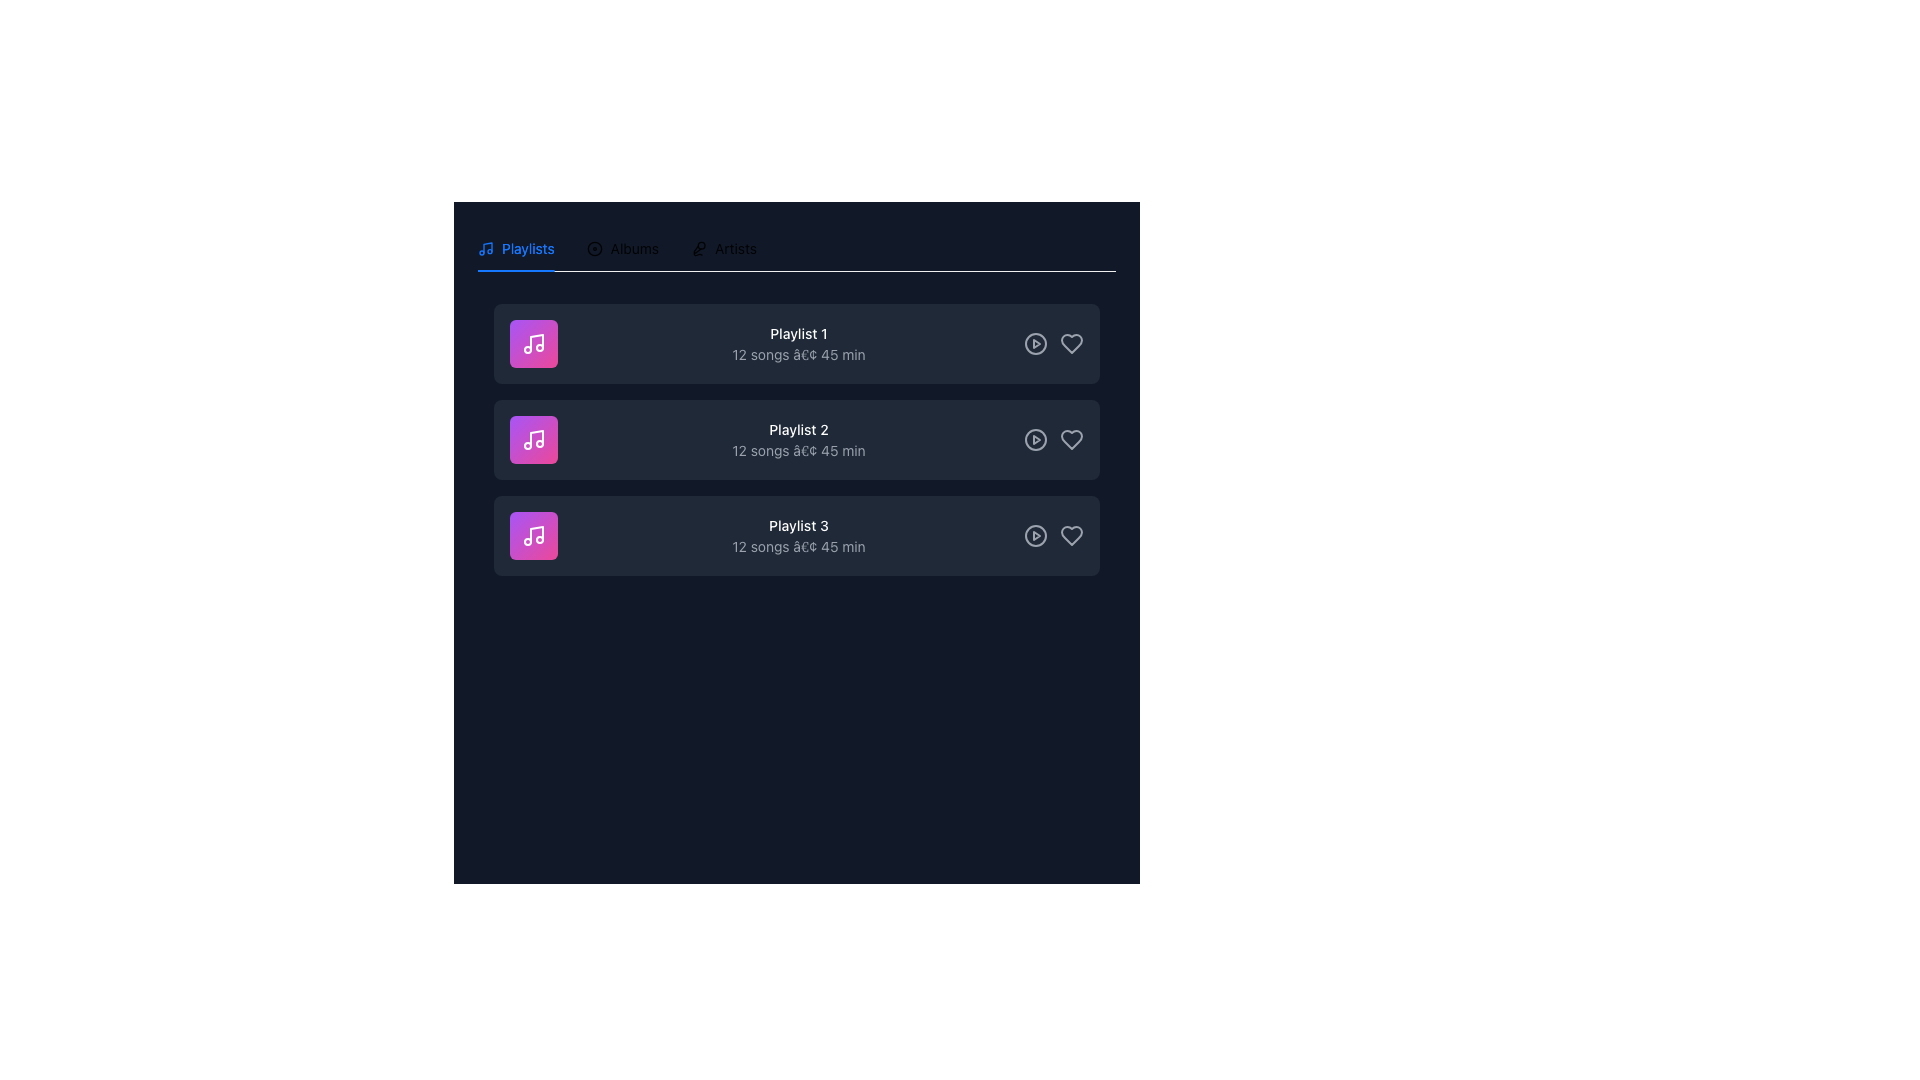 The height and width of the screenshot is (1080, 1920). I want to click on on the Tab bar, so click(795, 248).